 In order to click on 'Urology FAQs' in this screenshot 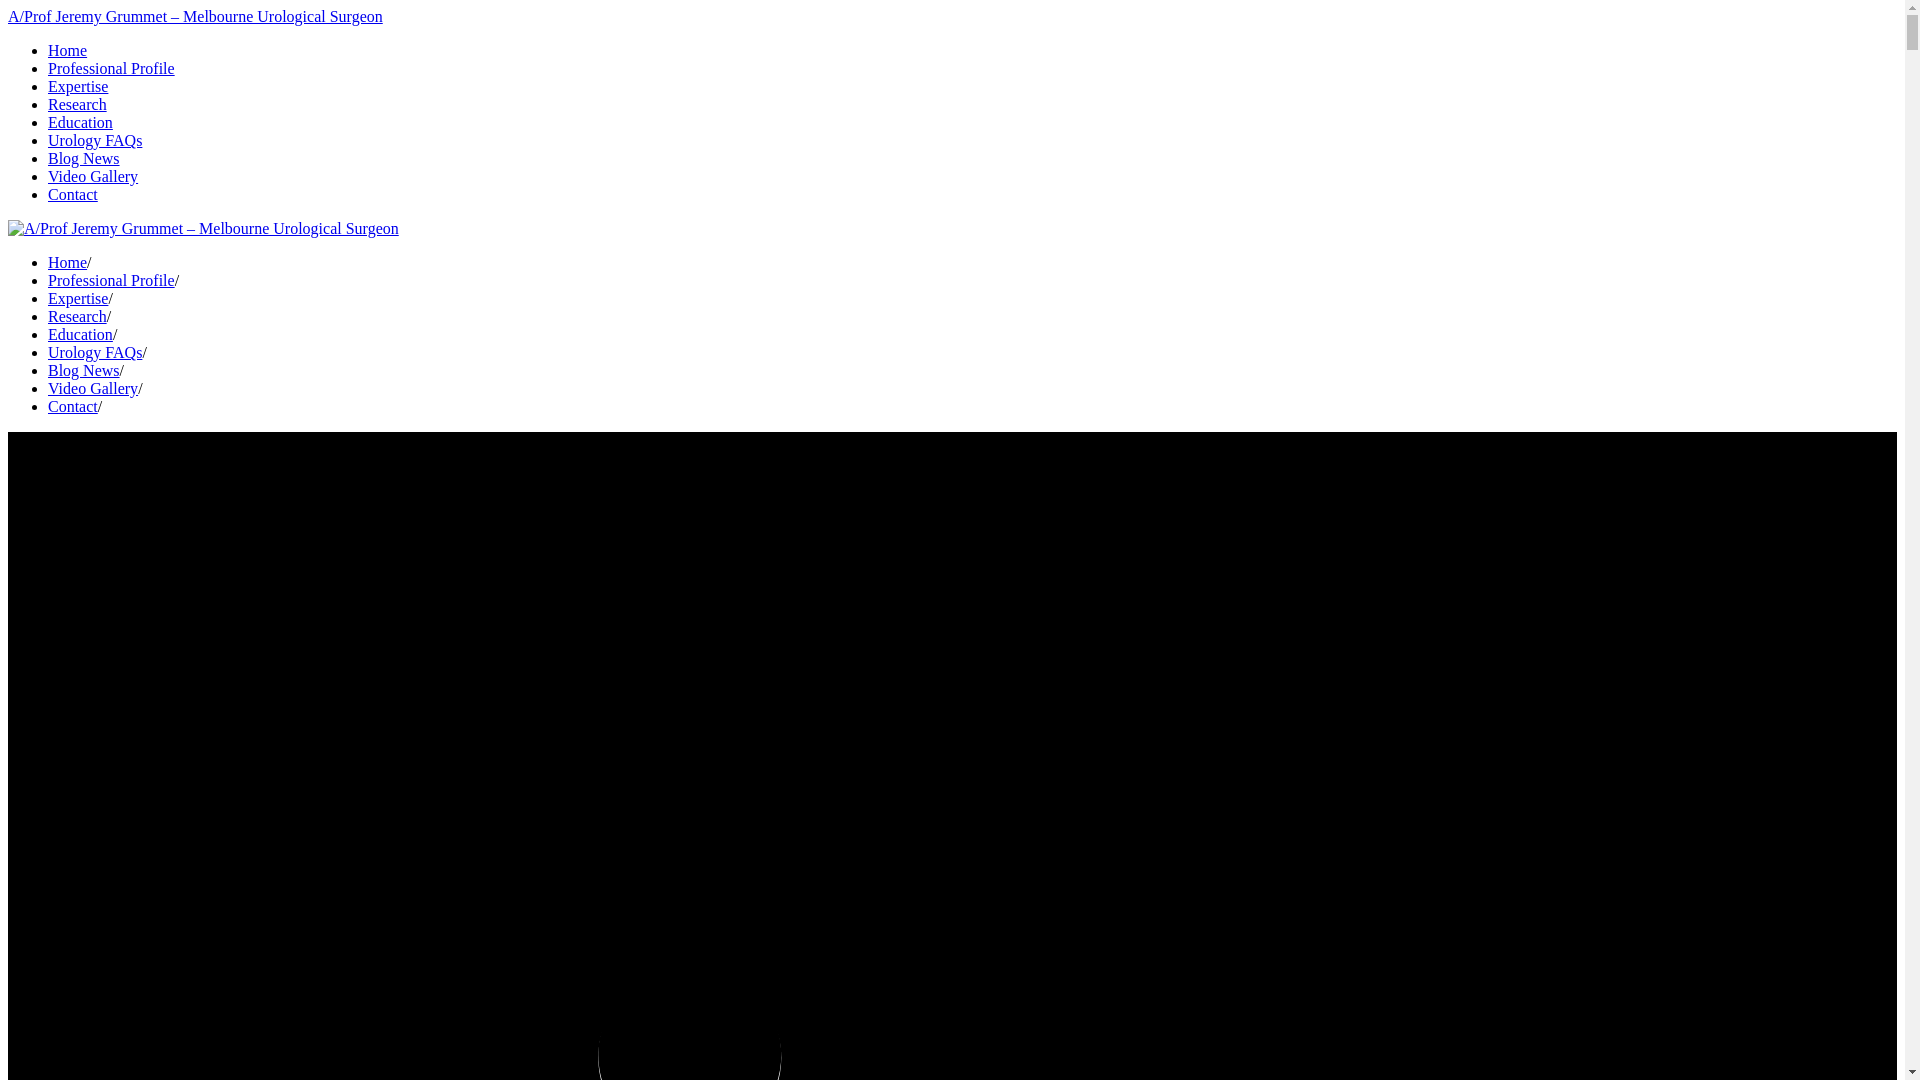, I will do `click(48, 351)`.